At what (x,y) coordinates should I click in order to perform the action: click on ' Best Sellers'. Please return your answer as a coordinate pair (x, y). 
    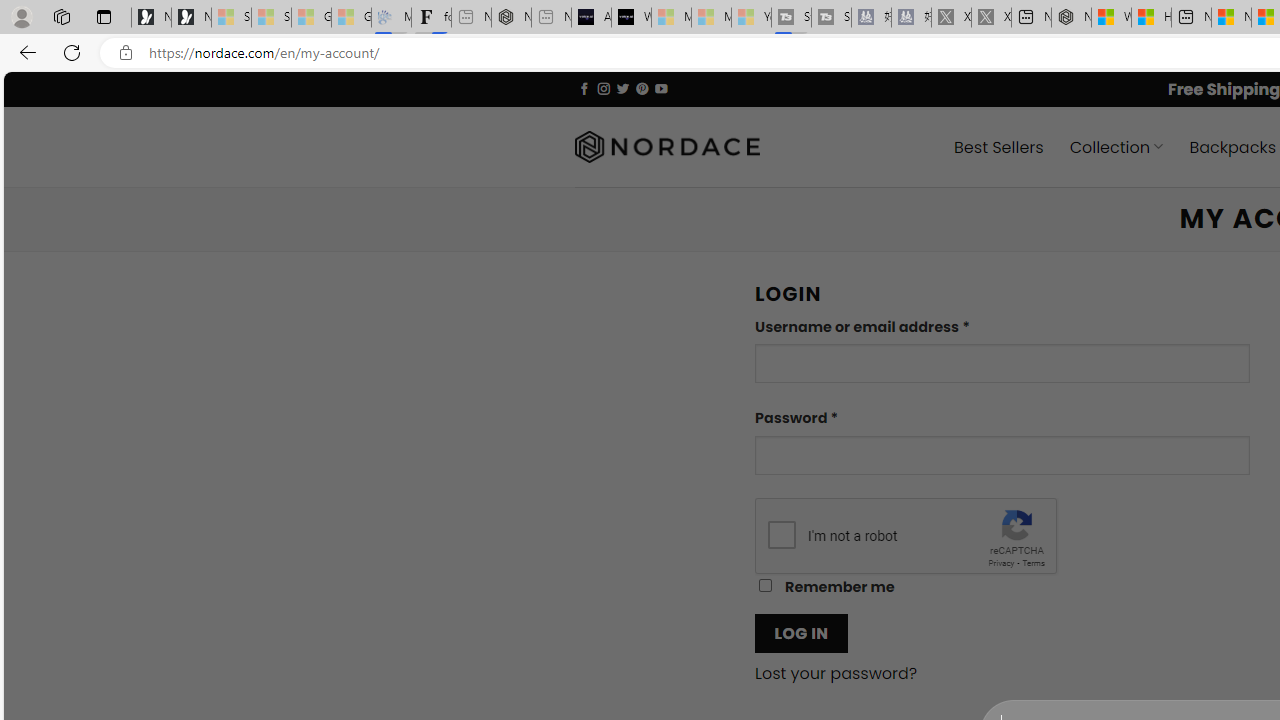
    Looking at the image, I should click on (999, 145).